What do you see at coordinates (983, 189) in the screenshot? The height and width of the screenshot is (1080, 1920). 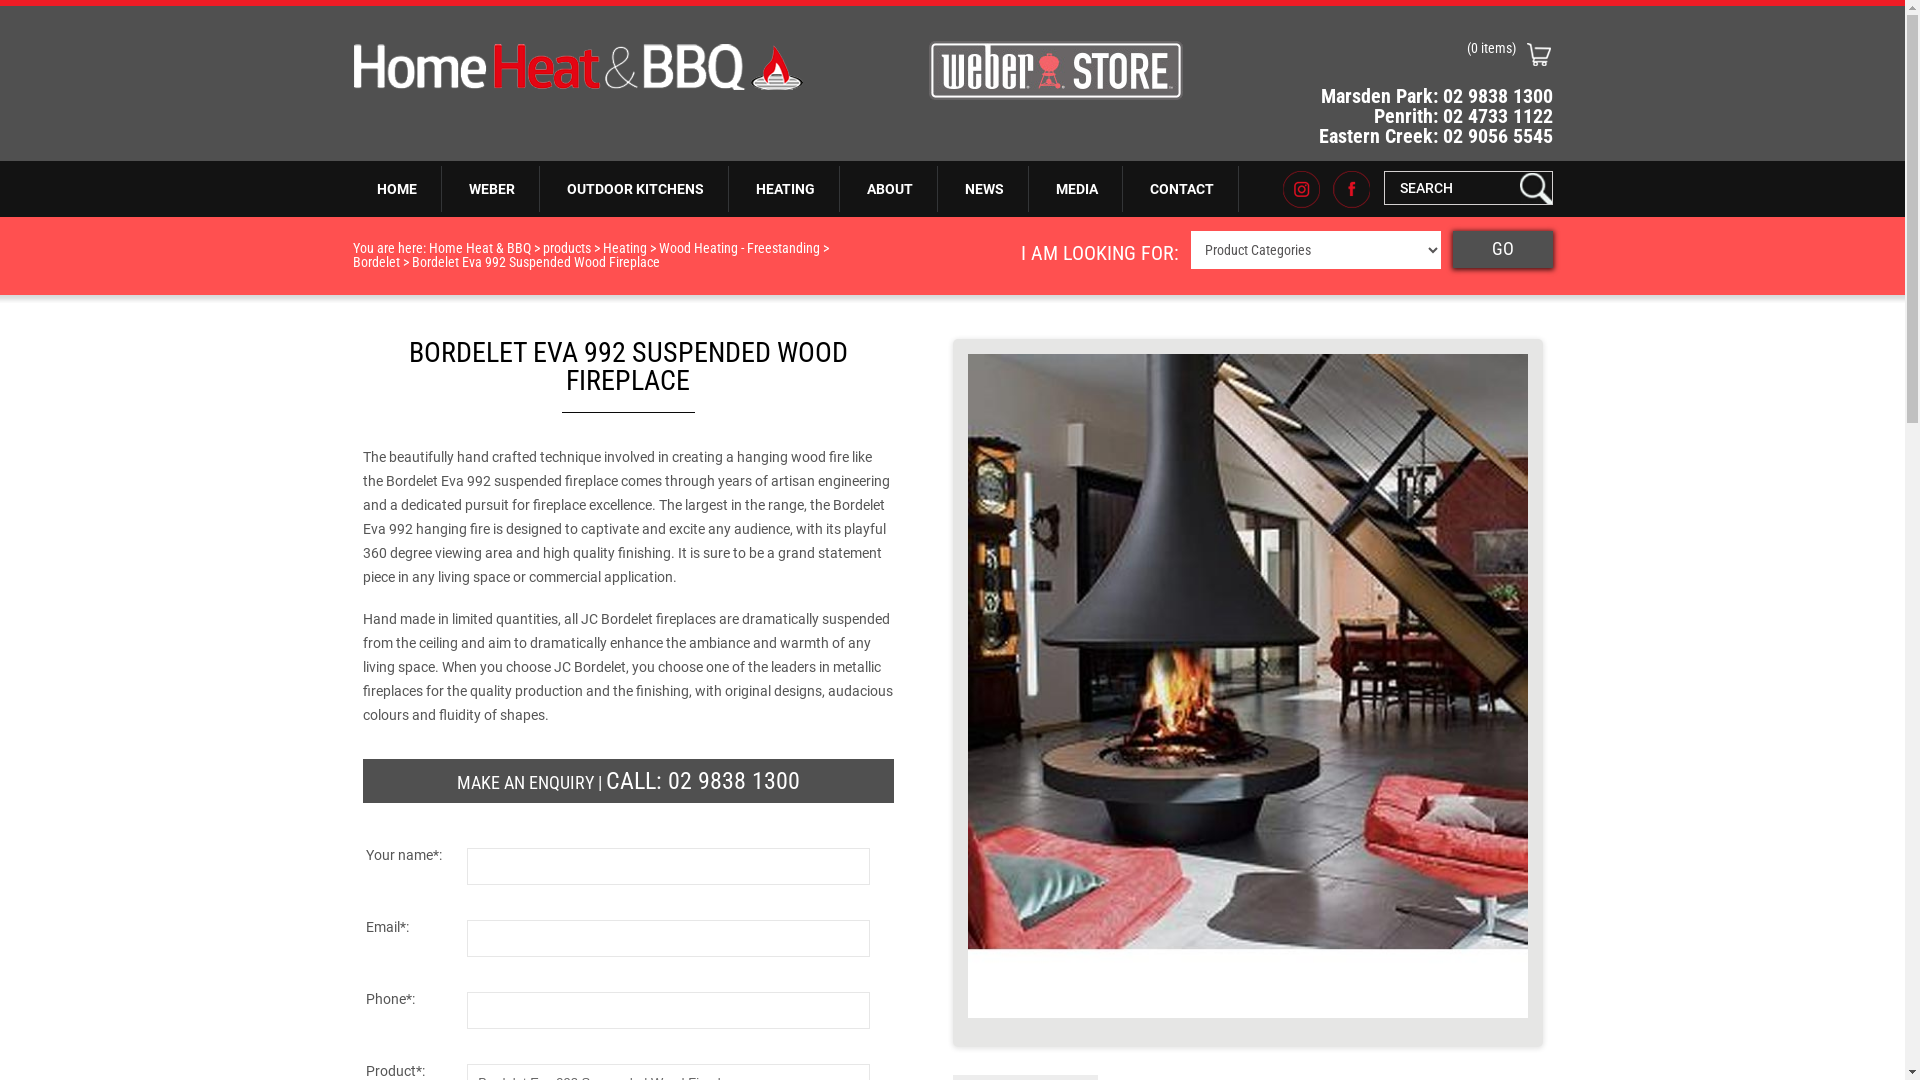 I see `'NEWS'` at bounding box center [983, 189].